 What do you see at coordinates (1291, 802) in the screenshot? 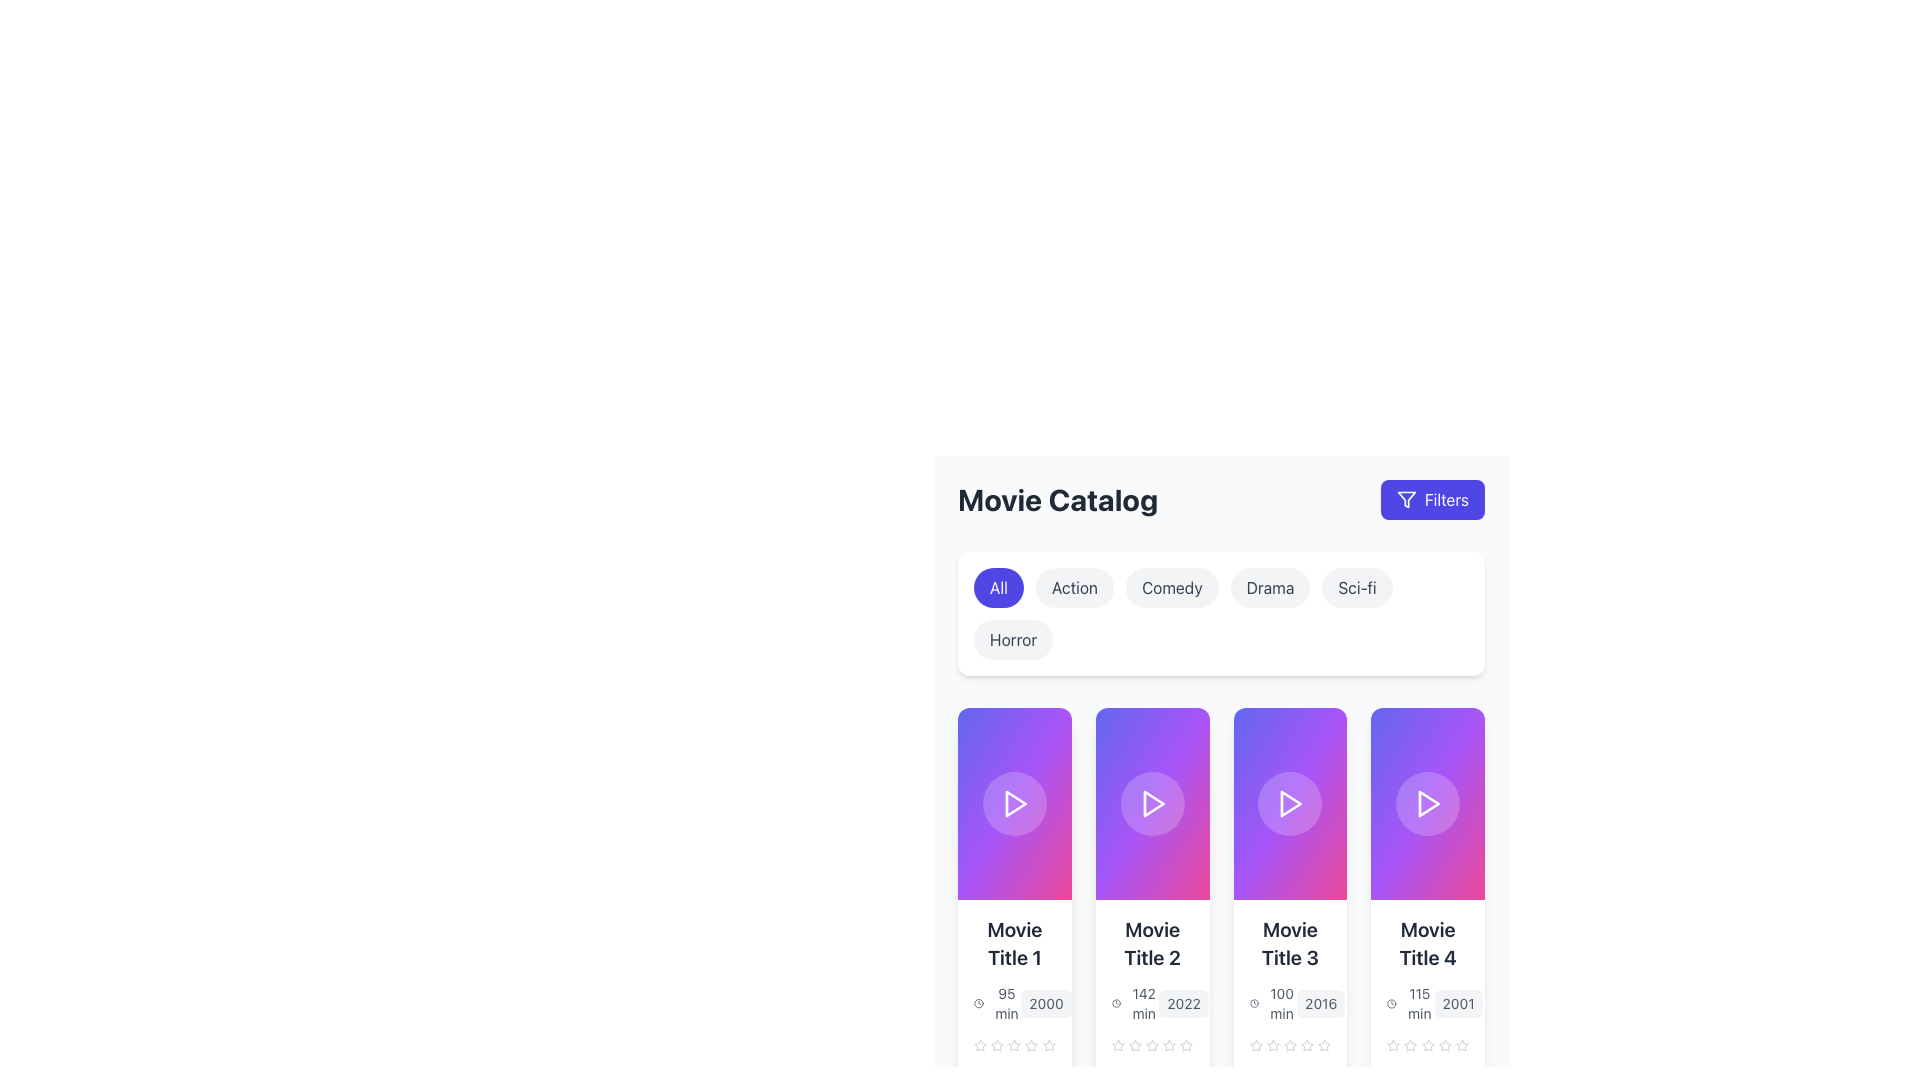
I see `the Play Icon located at the center of the third column in the movie grid` at bounding box center [1291, 802].